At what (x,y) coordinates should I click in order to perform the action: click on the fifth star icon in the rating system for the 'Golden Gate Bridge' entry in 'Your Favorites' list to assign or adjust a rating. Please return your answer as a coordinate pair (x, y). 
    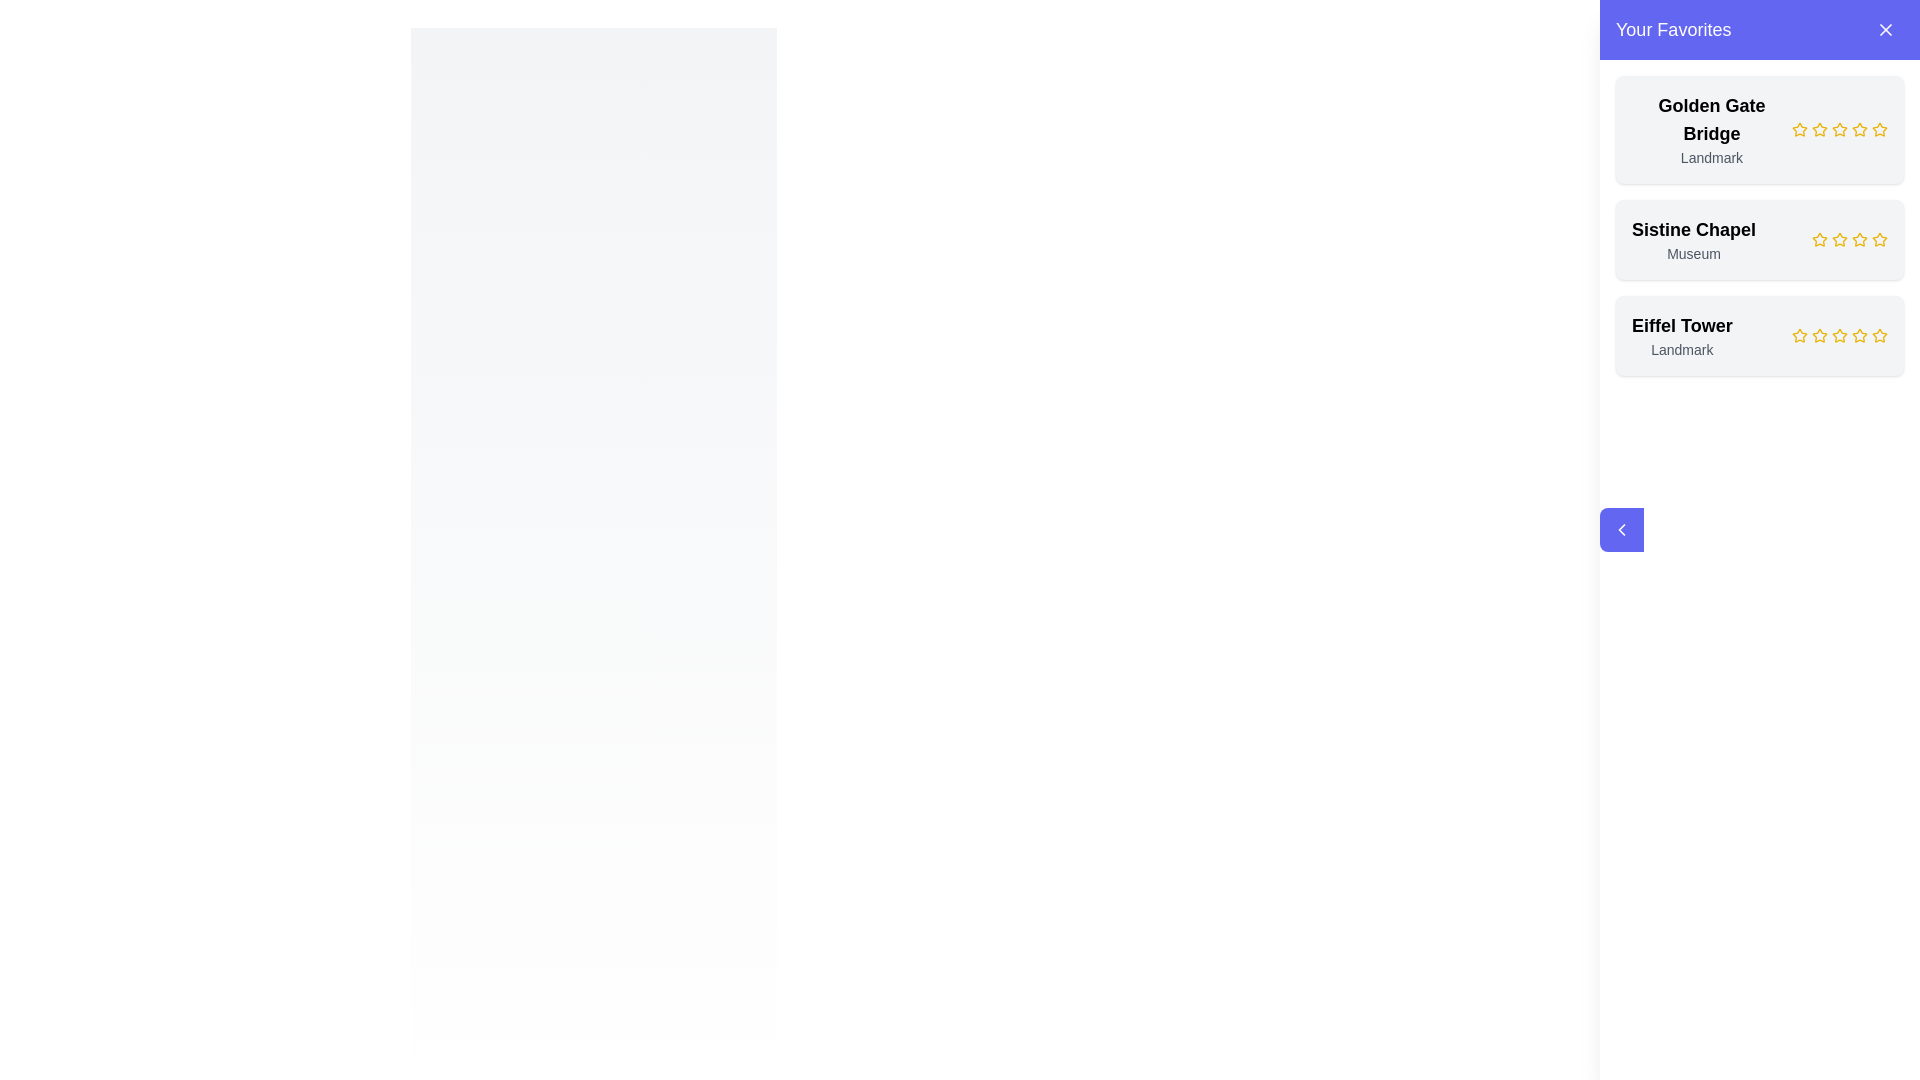
    Looking at the image, I should click on (1859, 130).